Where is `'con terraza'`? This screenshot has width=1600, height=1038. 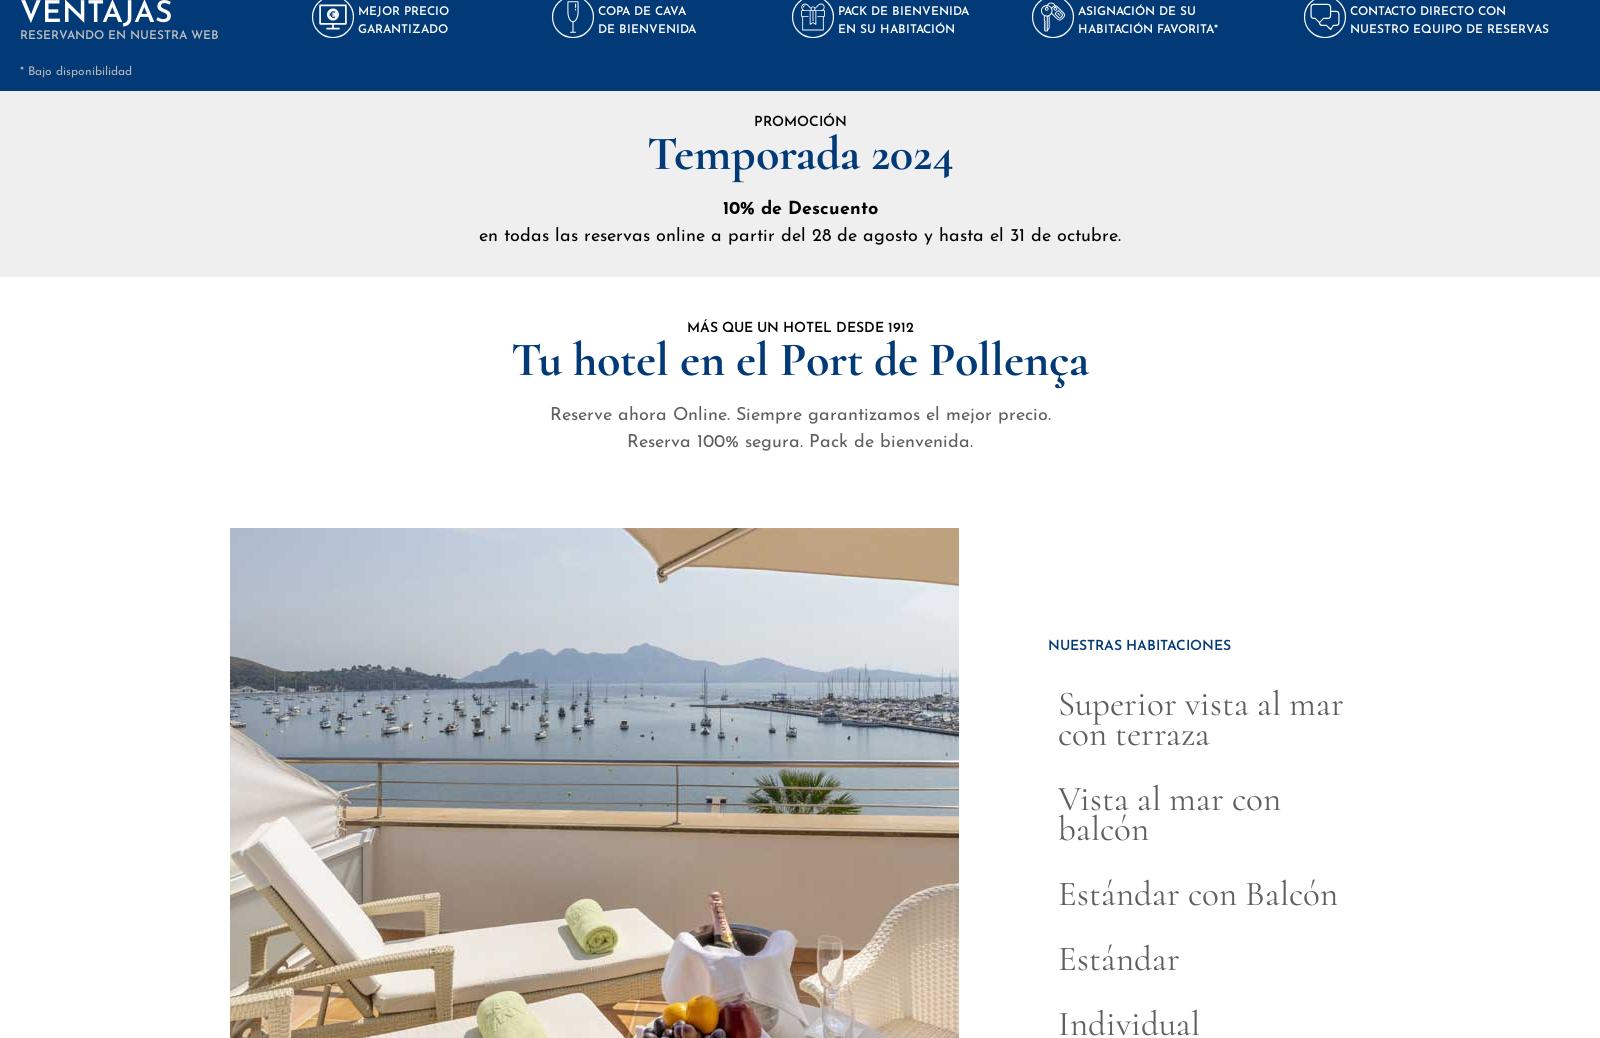 'con terraza' is located at coordinates (1058, 732).